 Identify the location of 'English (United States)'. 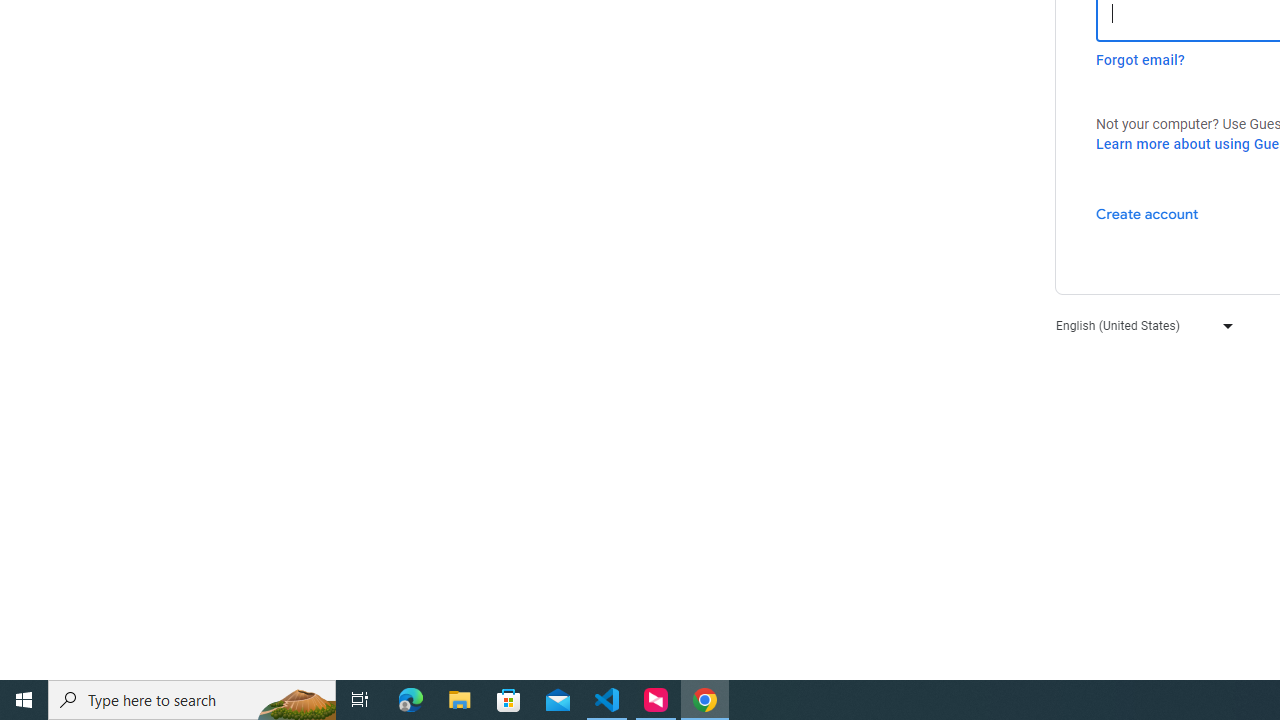
(1139, 324).